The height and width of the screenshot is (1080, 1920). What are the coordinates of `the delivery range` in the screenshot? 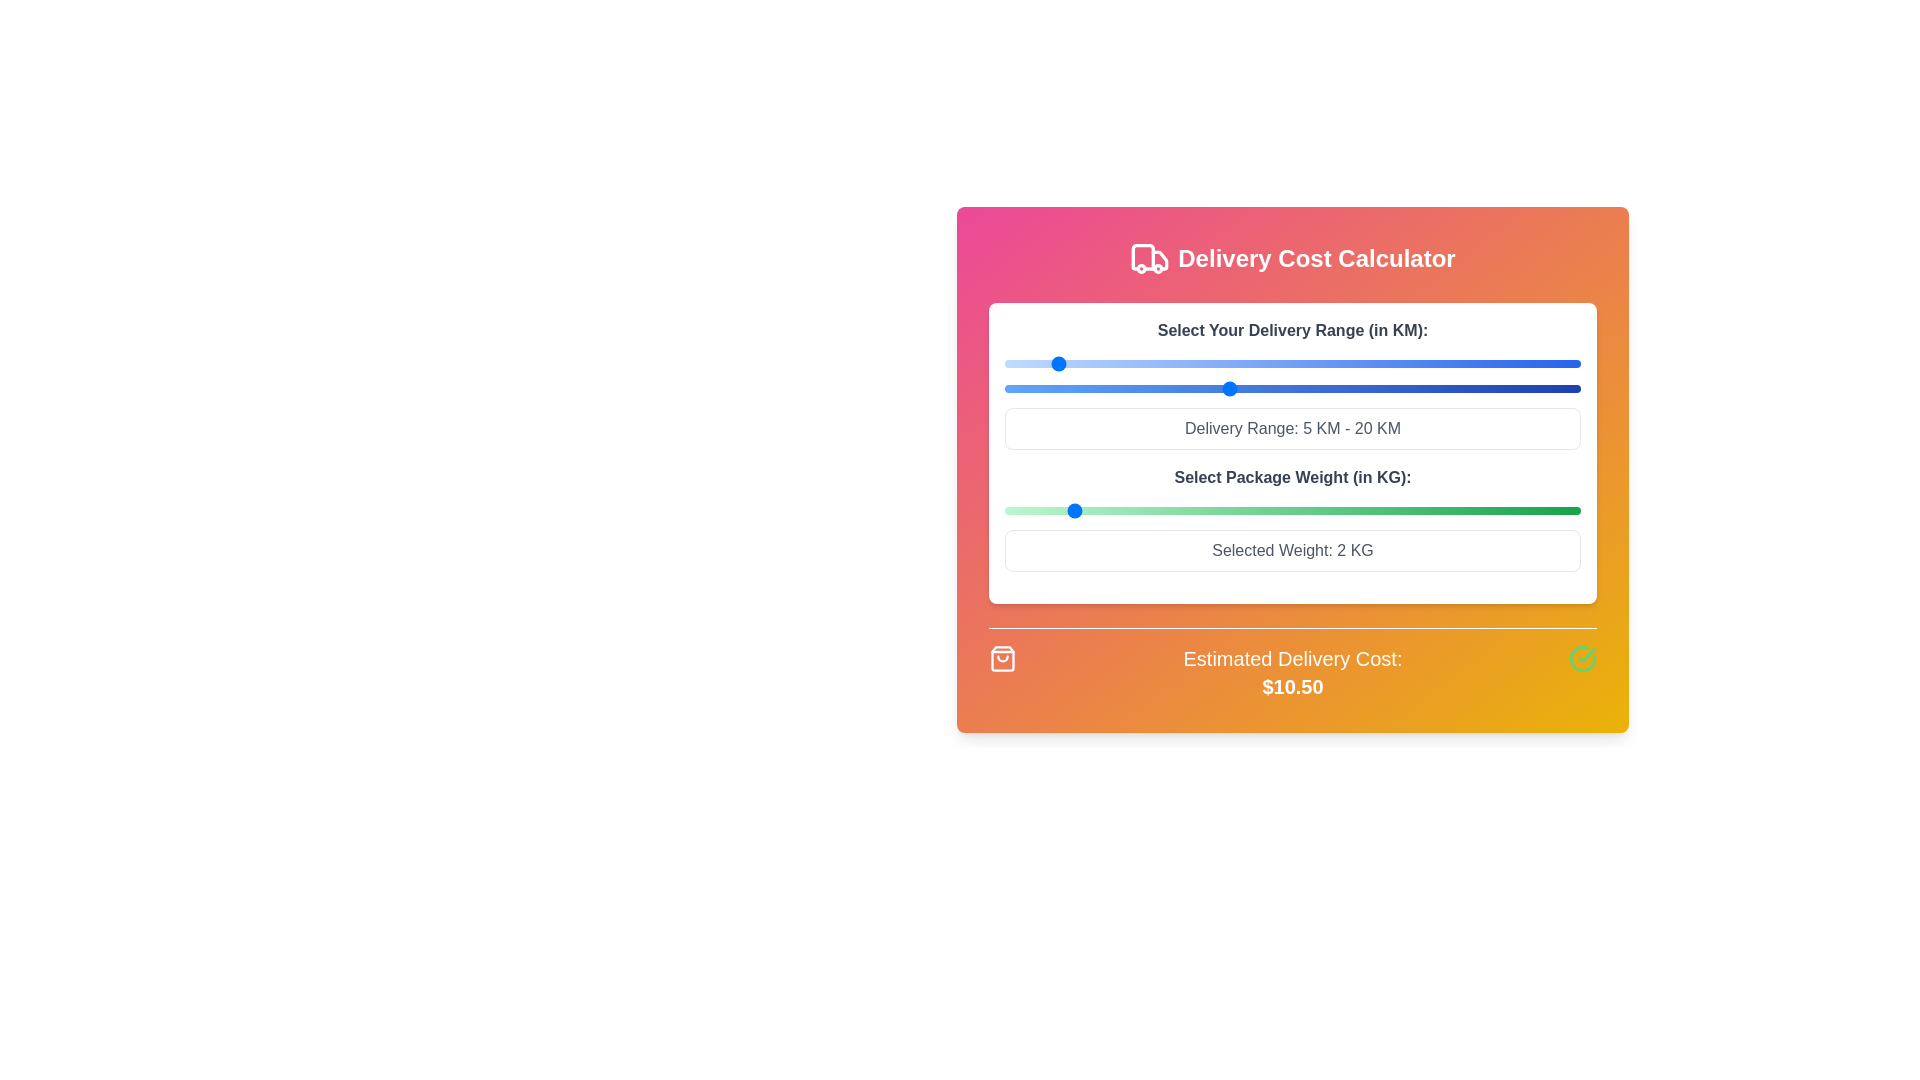 It's located at (1427, 363).